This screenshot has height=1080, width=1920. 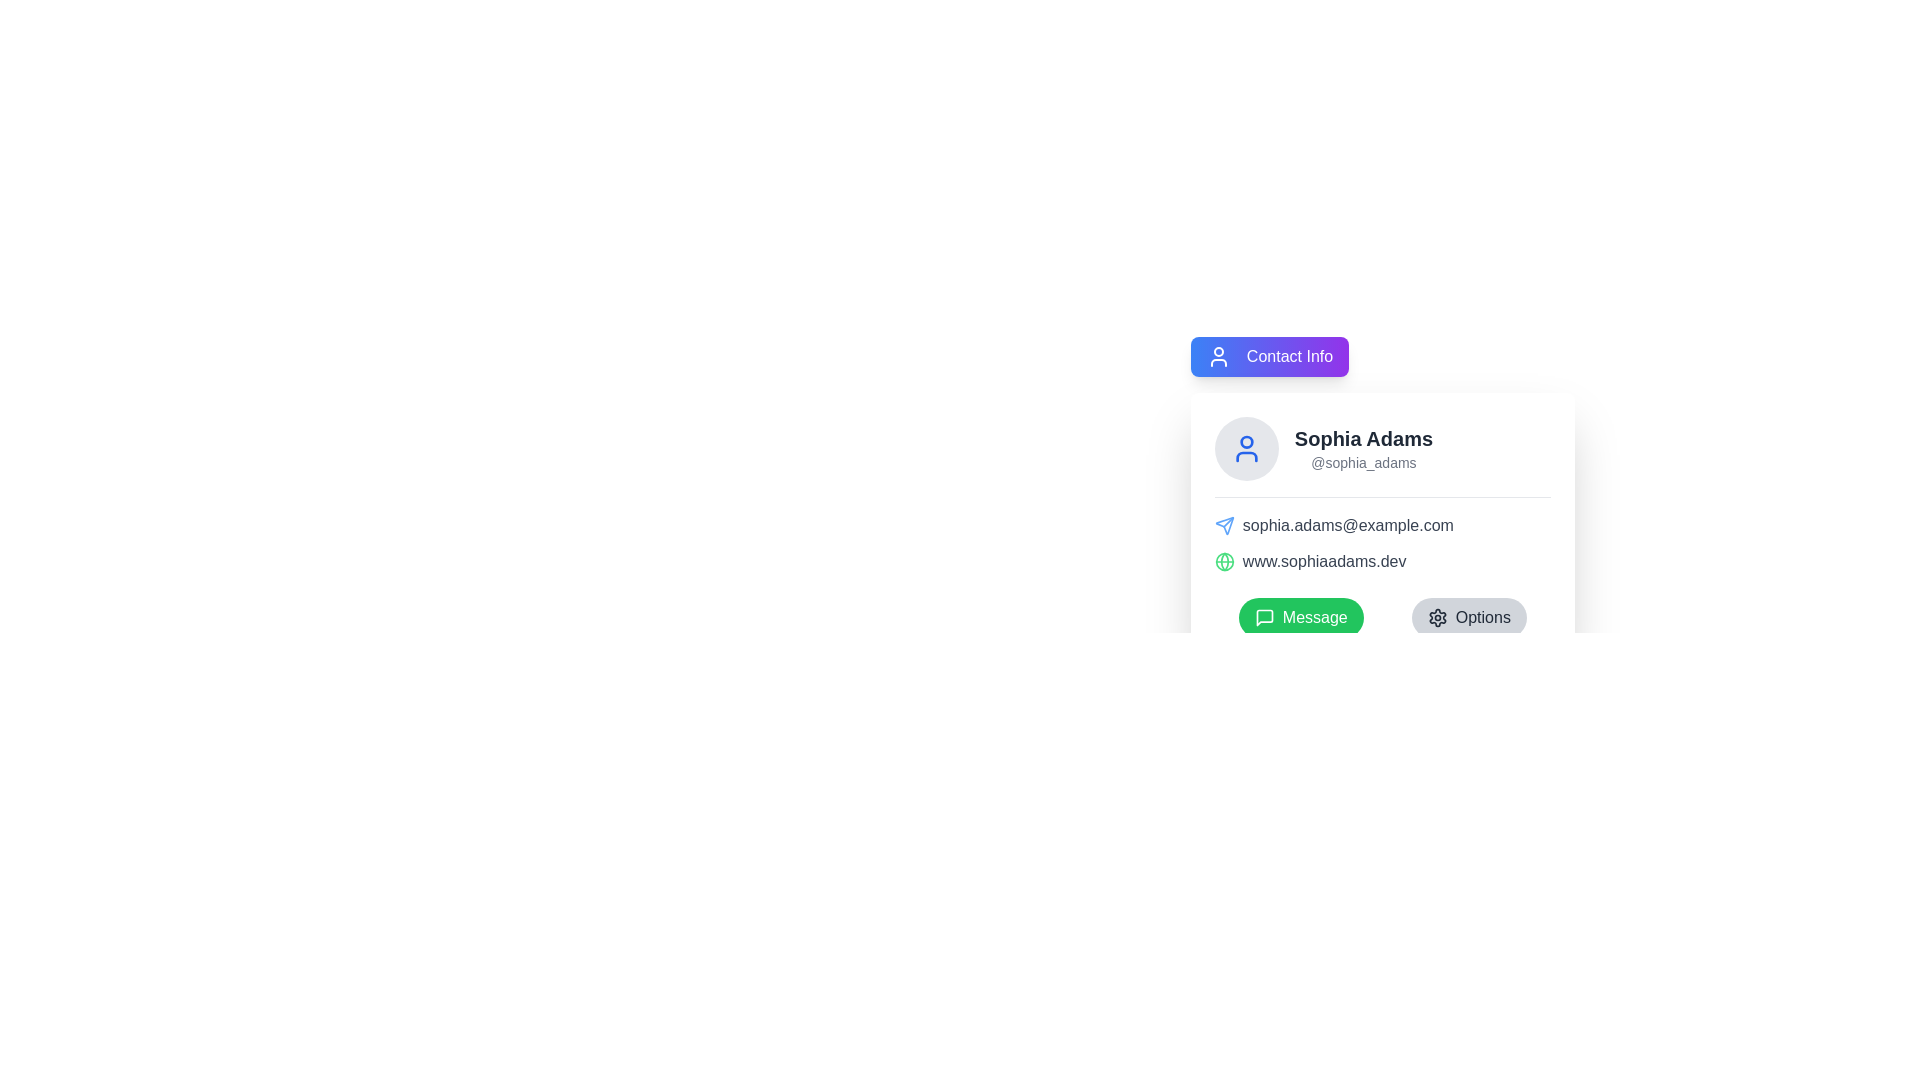 I want to click on the 'Contact Info' button, which features a gradient background from blue to purple and has white text with a user profile icon, so click(x=1269, y=356).